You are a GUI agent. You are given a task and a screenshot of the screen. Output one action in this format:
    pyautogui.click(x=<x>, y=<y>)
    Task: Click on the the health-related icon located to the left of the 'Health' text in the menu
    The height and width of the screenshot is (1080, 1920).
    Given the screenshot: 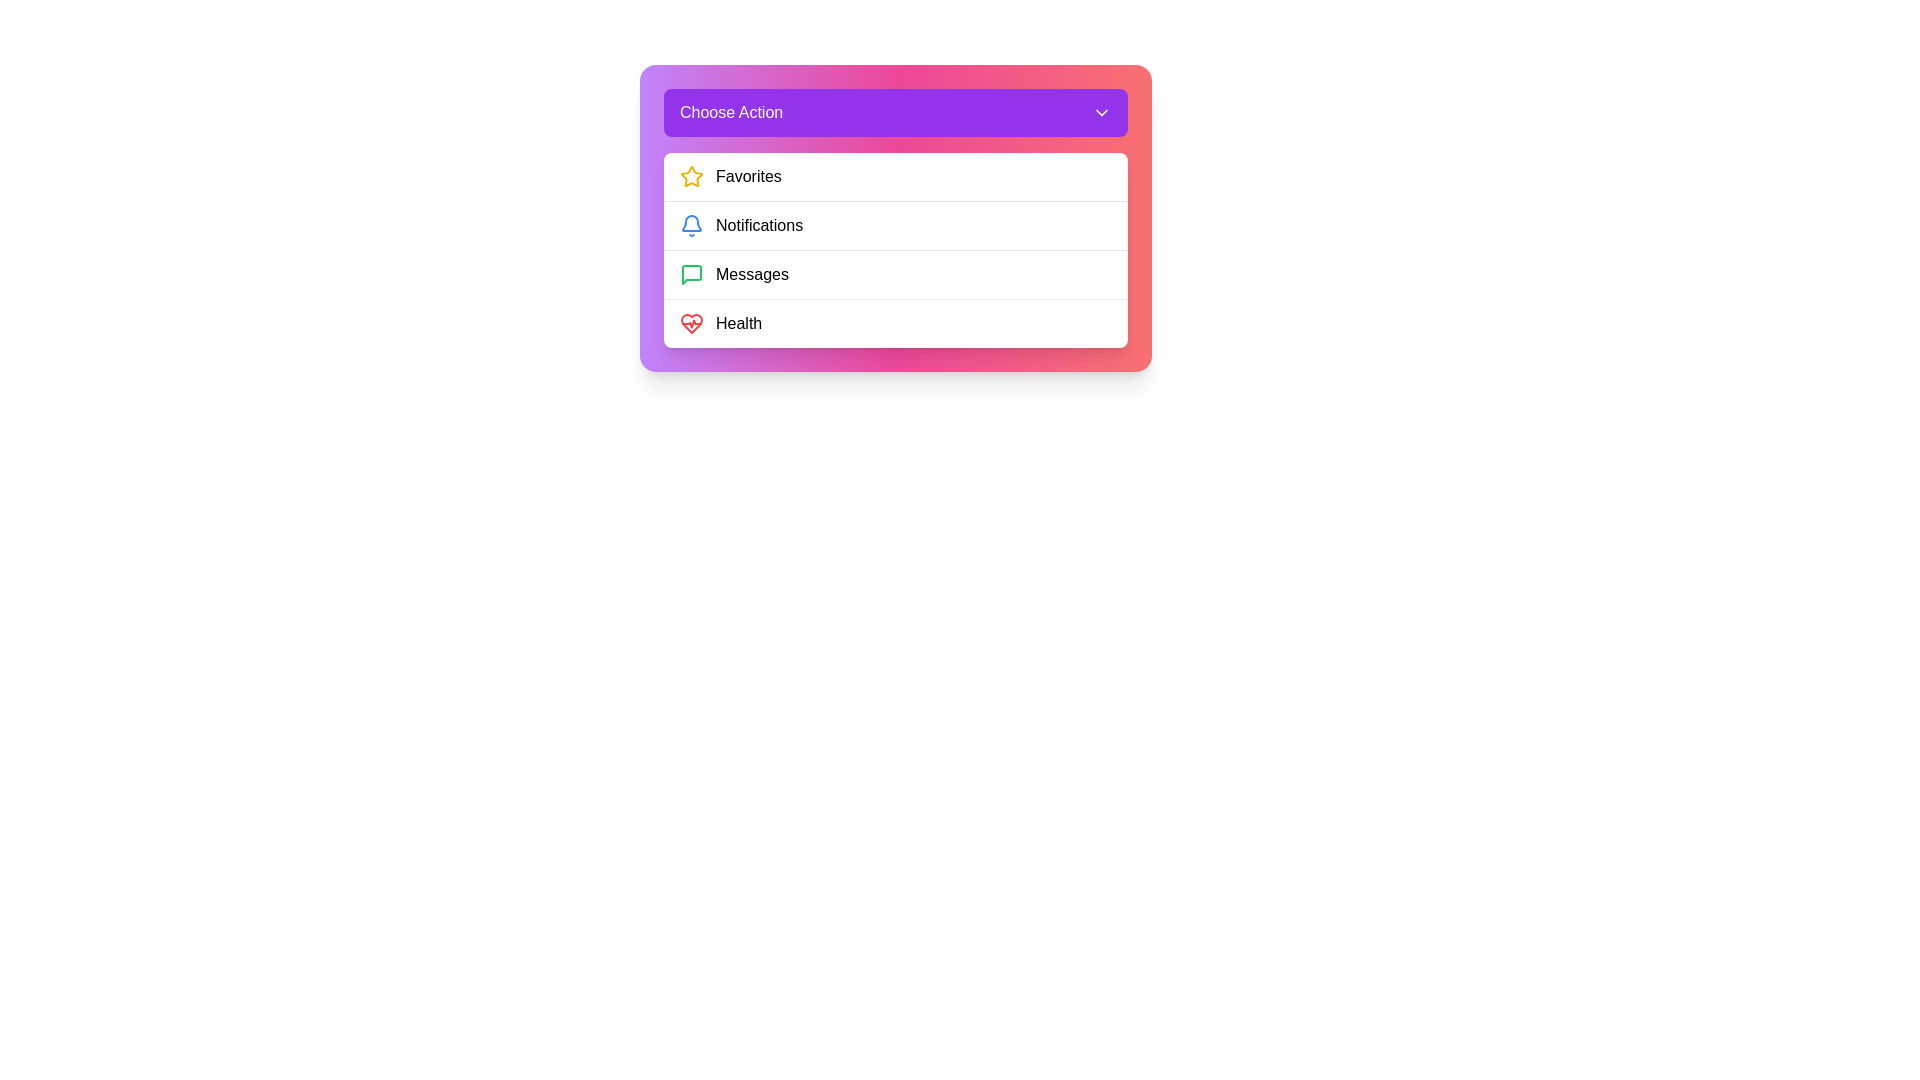 What is the action you would take?
    pyautogui.click(x=691, y=323)
    